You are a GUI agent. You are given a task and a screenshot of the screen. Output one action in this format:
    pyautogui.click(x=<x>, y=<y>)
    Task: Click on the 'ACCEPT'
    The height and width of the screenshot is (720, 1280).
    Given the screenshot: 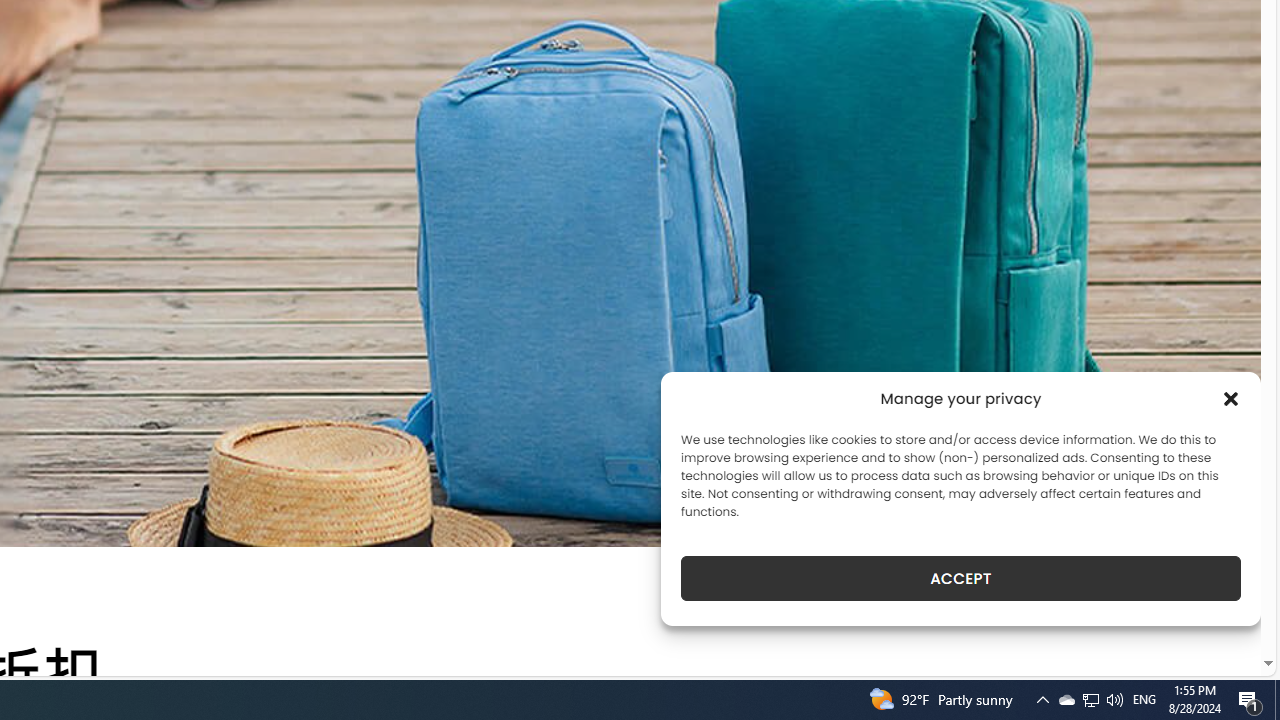 What is the action you would take?
    pyautogui.click(x=961, y=578)
    